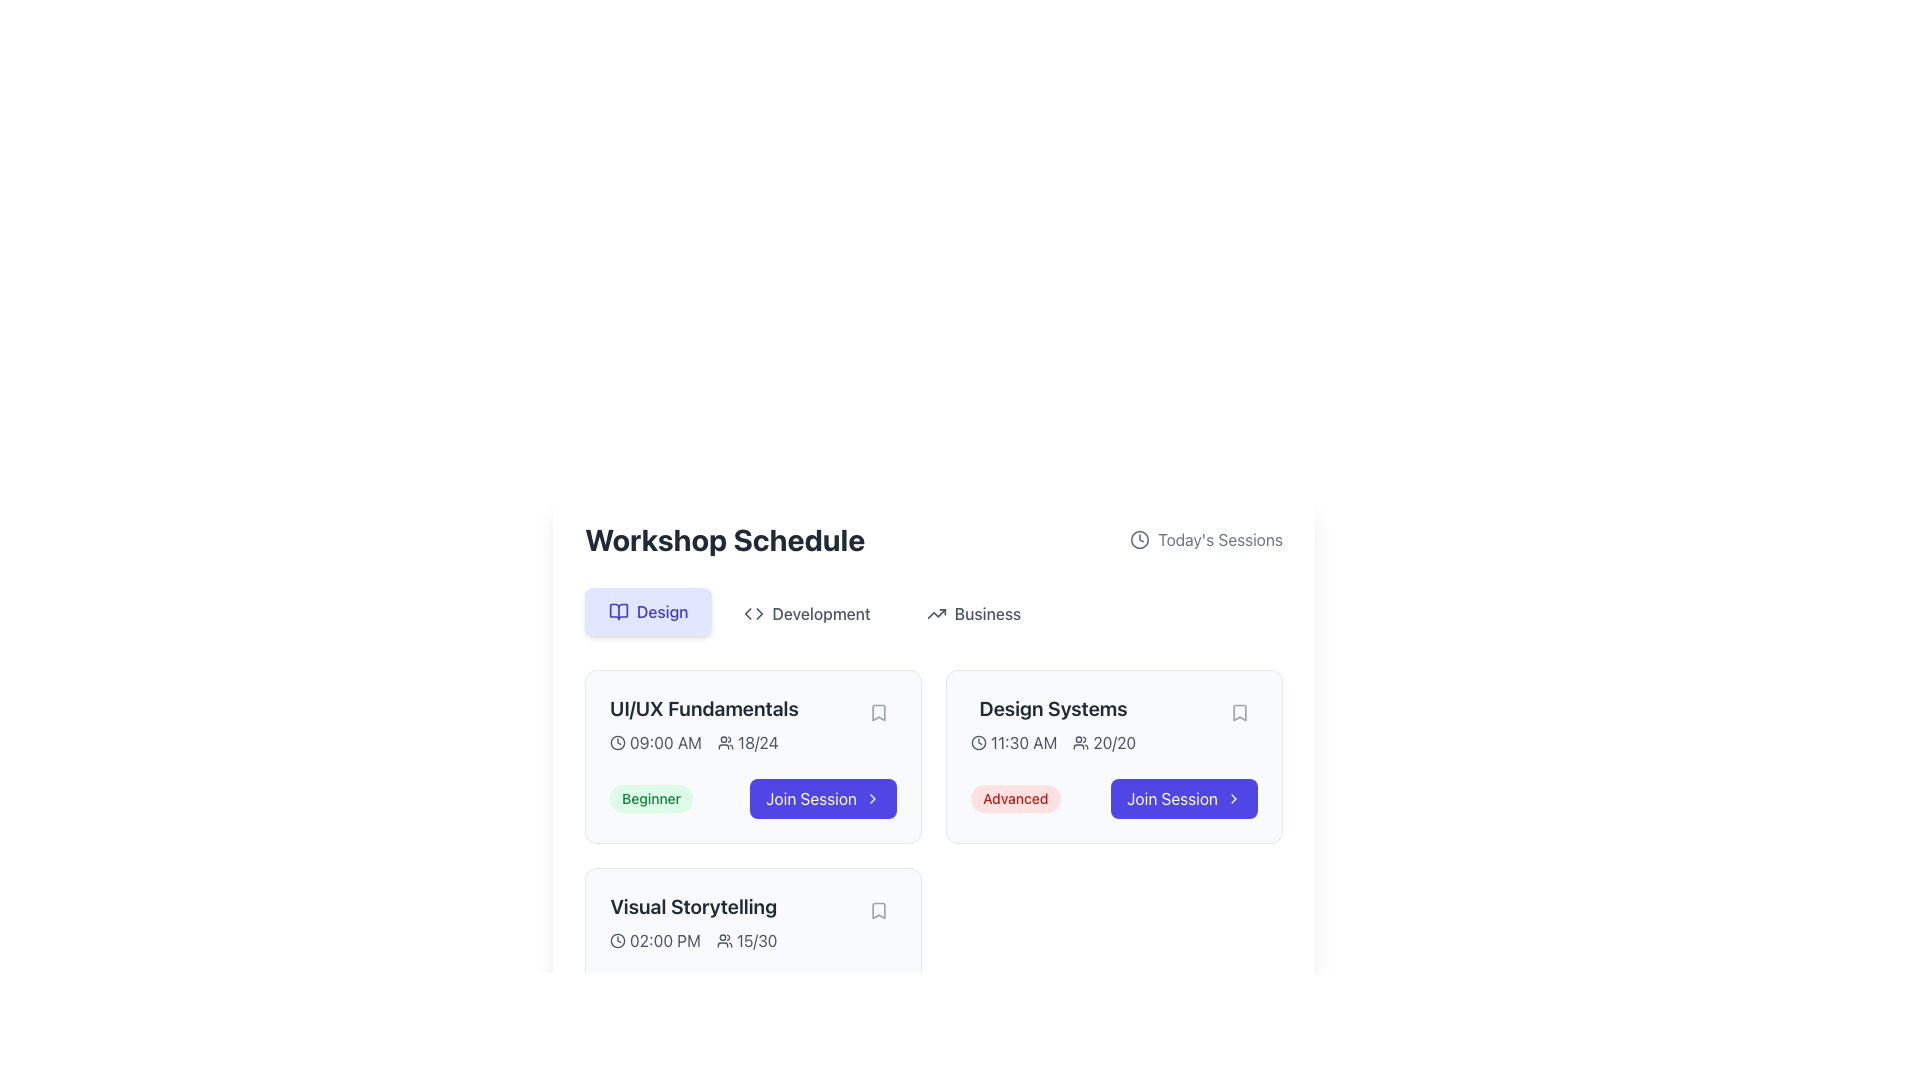  Describe the element at coordinates (704, 743) in the screenshot. I see `scheduled time and current attendance information displayed in the 'UI/UX Fundamentals' card, located below the title and above the 'Beginner' label and 'Join Session' button` at that location.